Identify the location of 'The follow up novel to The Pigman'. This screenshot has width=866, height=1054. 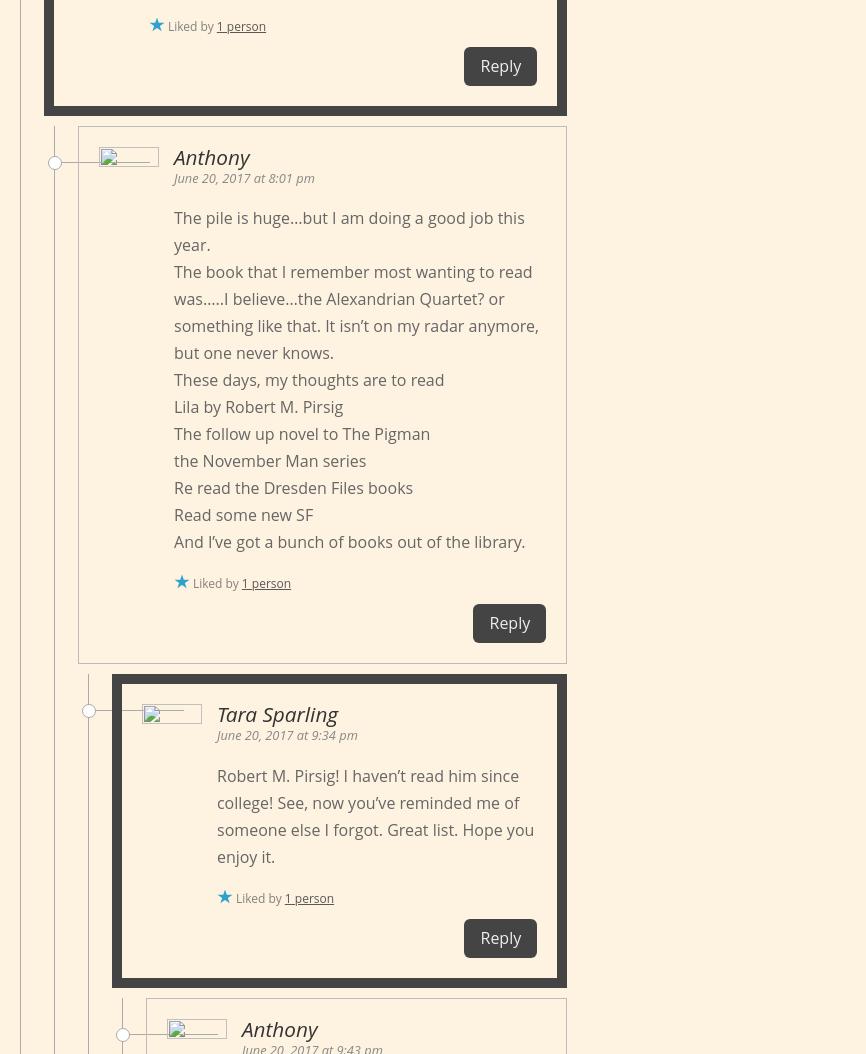
(300, 434).